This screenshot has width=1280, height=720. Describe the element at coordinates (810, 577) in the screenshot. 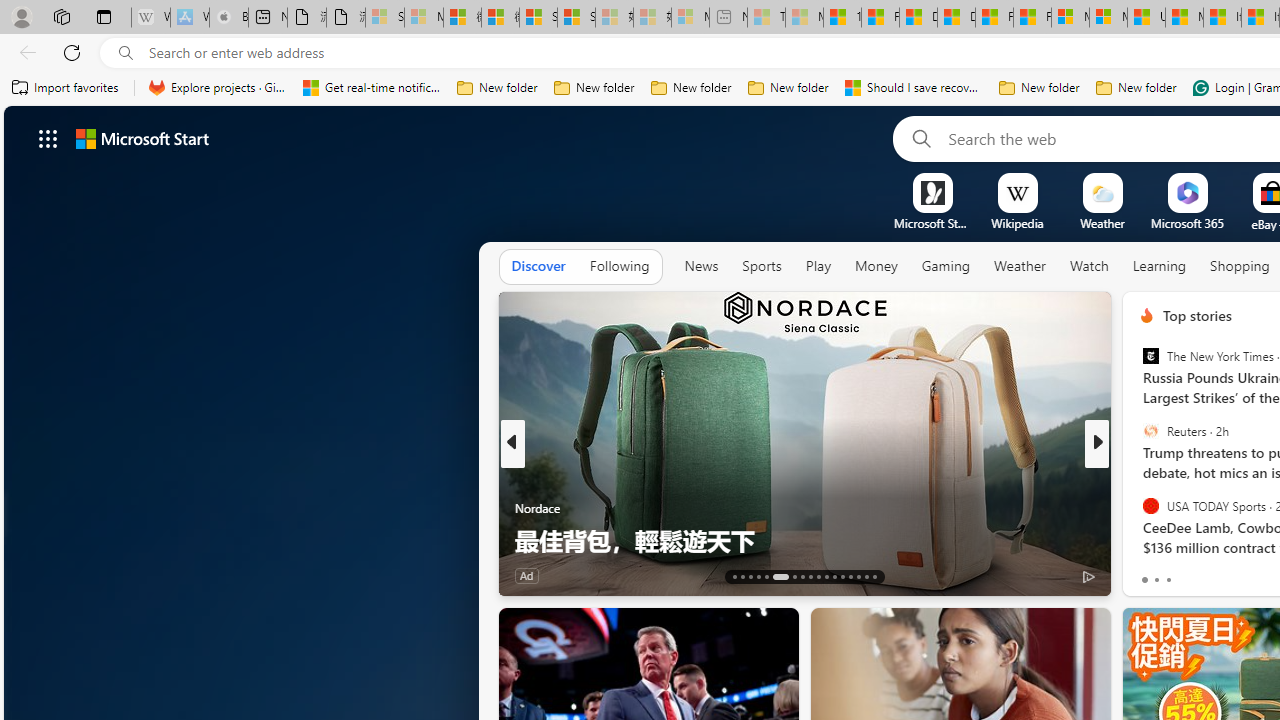

I see `'AutomationID: tab-21'` at that location.